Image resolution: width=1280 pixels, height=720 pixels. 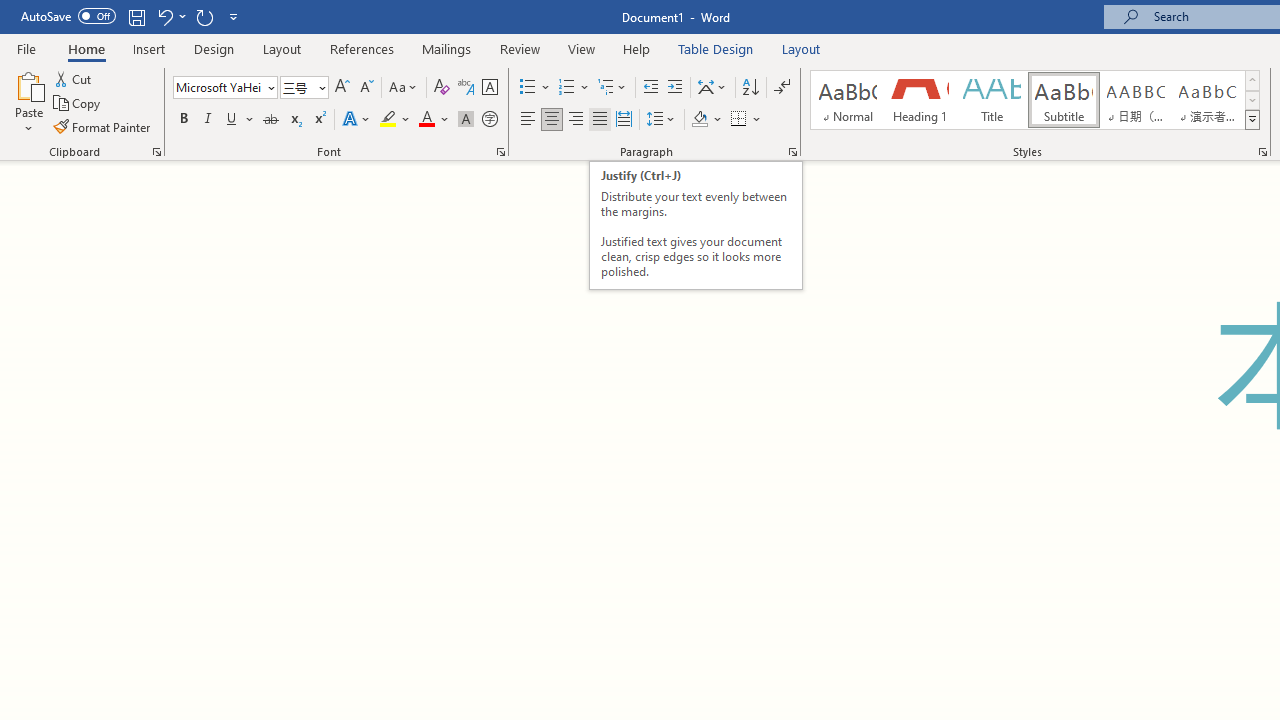 I want to click on 'Multilevel List', so click(x=612, y=86).